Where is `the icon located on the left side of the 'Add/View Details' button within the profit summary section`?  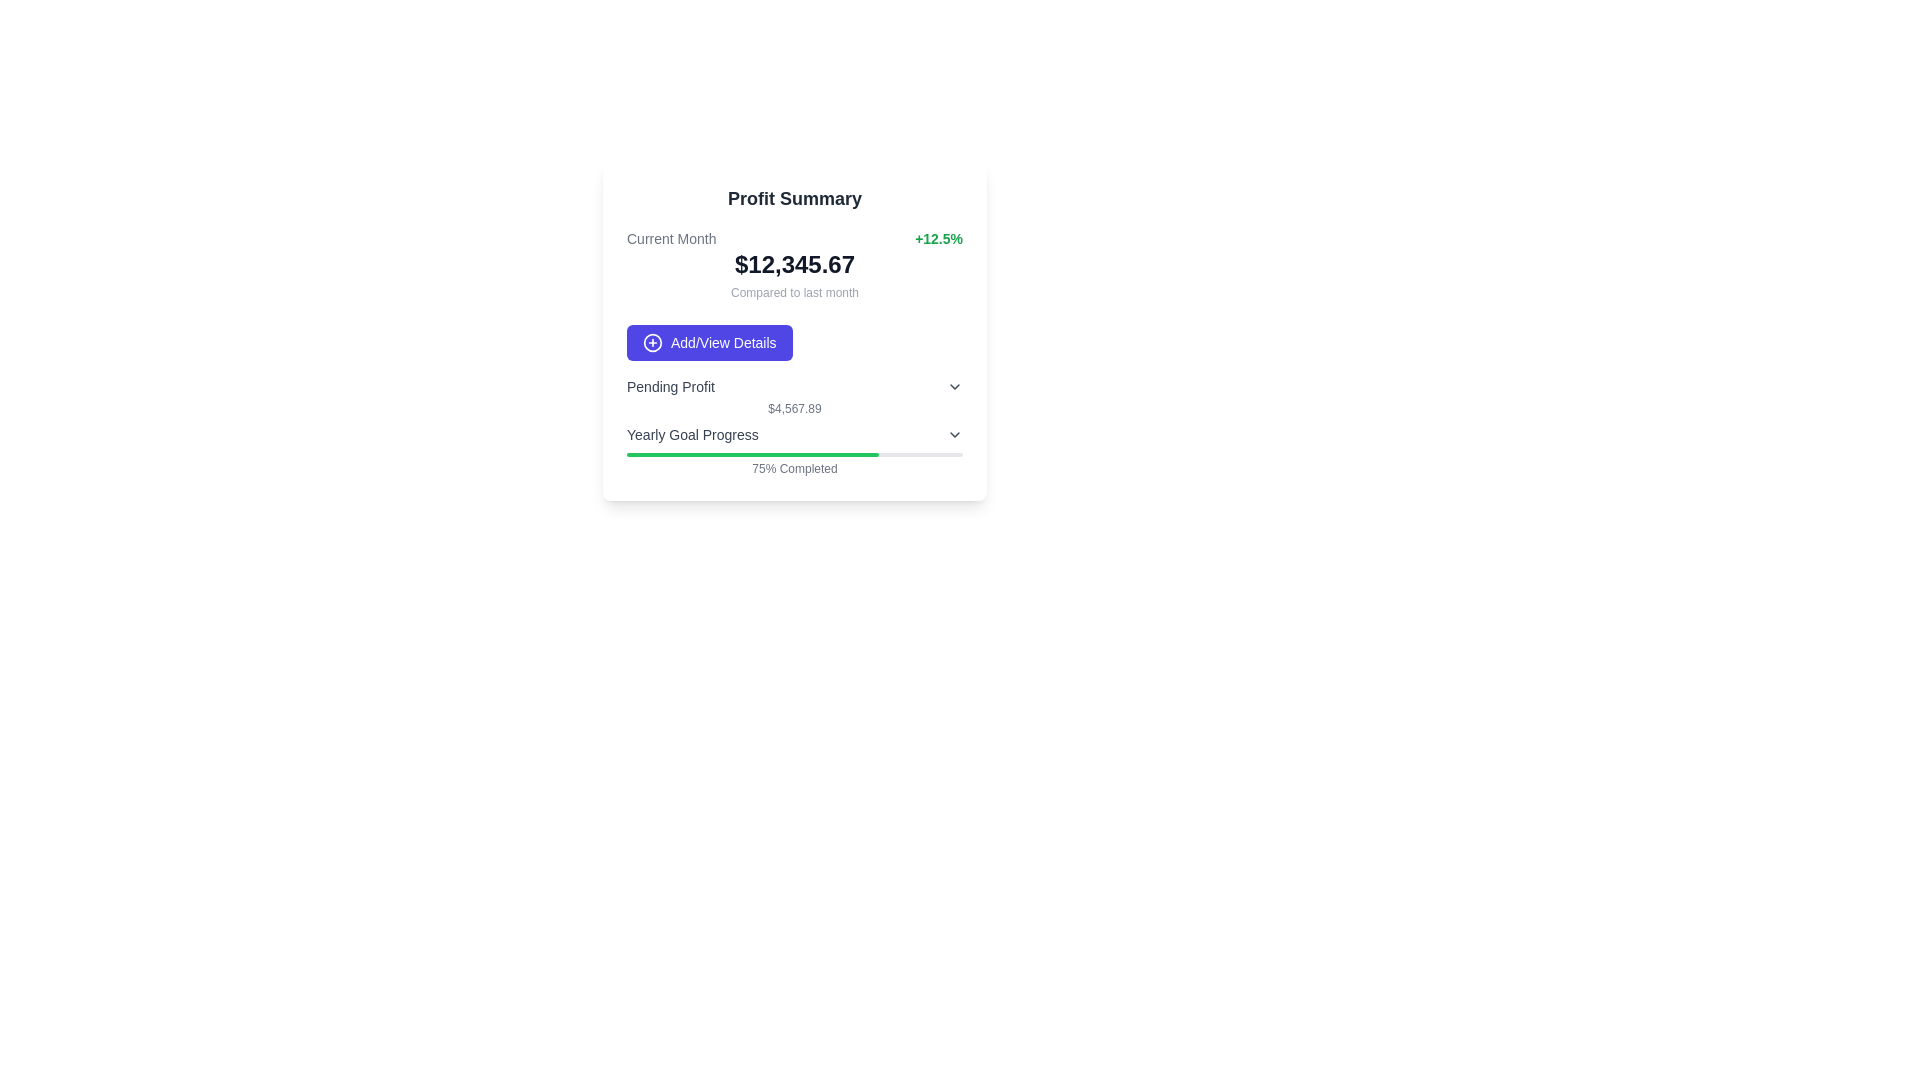
the icon located on the left side of the 'Add/View Details' button within the profit summary section is located at coordinates (652, 342).